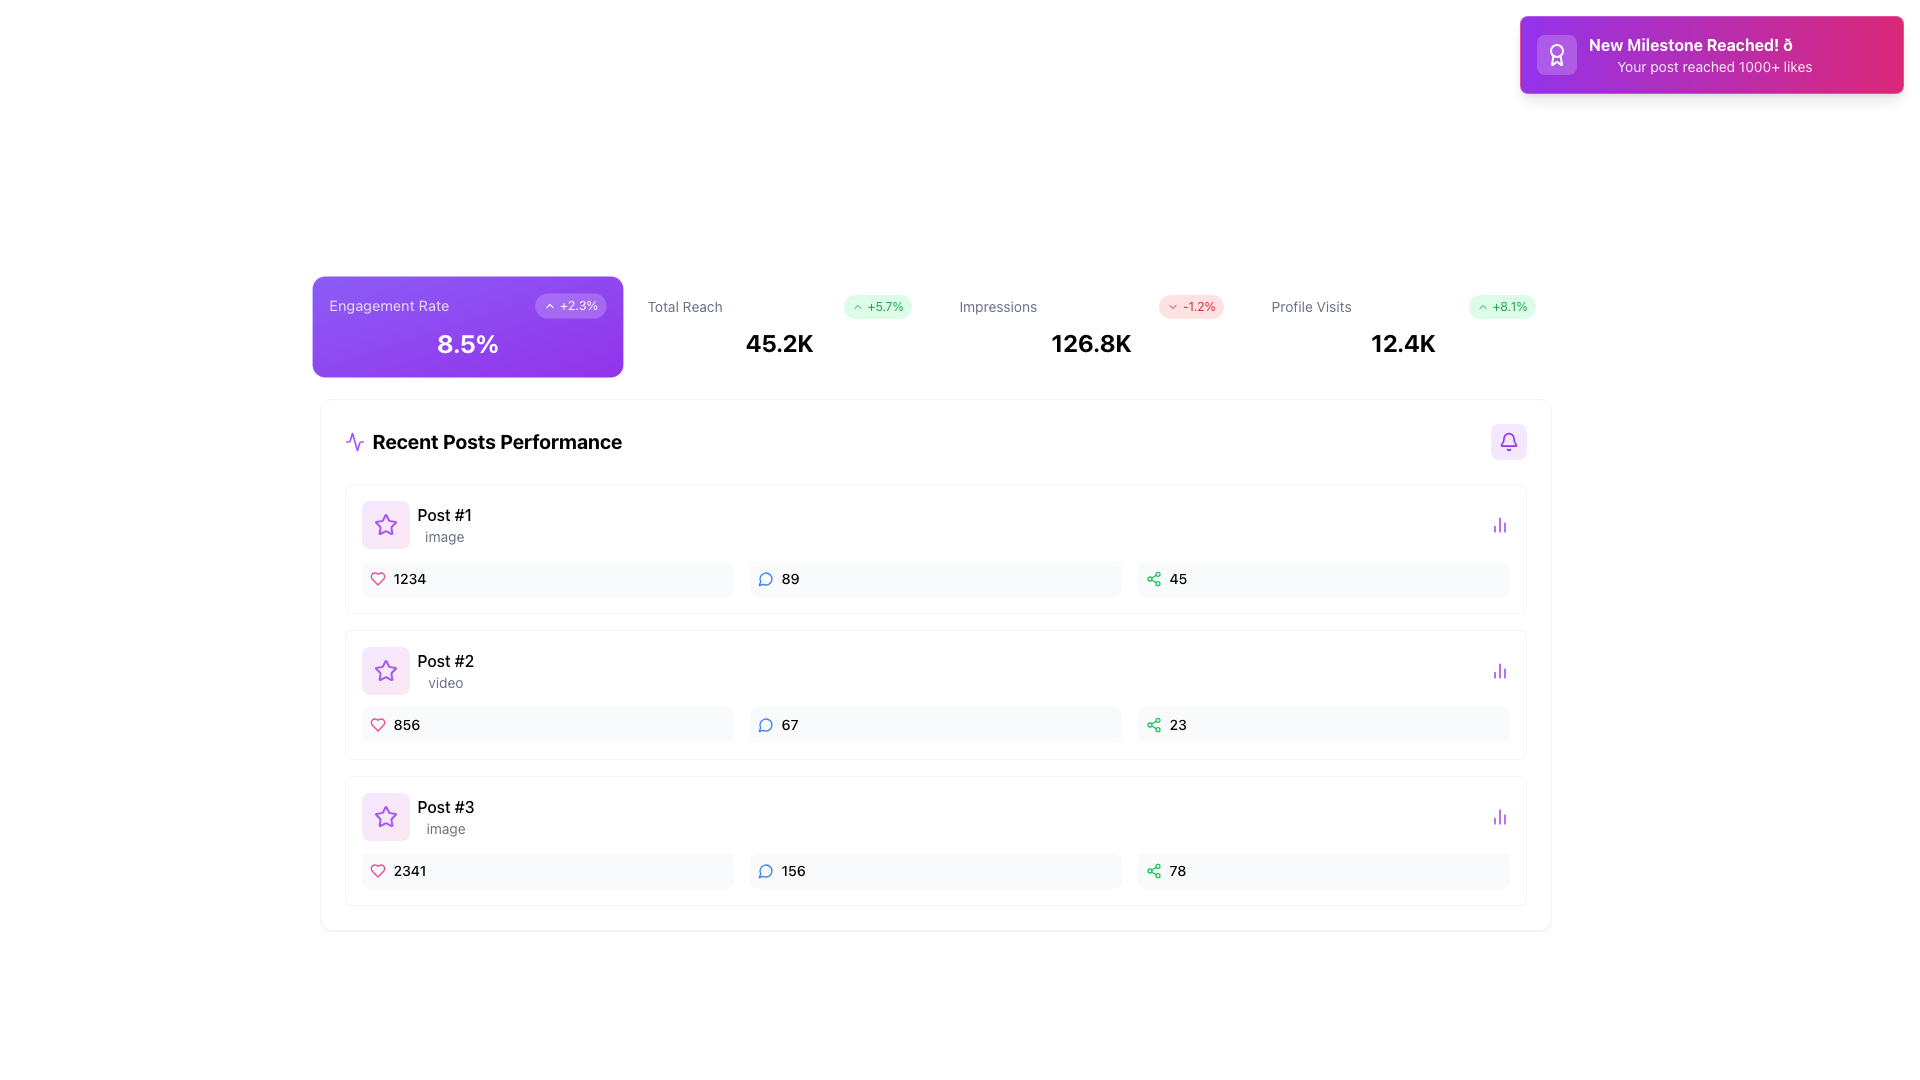  What do you see at coordinates (354, 441) in the screenshot?
I see `the activity icon located at the top-right section of the 'Recent Posts Performance' panel, which serves as an indicator or decoration in the UI` at bounding box center [354, 441].